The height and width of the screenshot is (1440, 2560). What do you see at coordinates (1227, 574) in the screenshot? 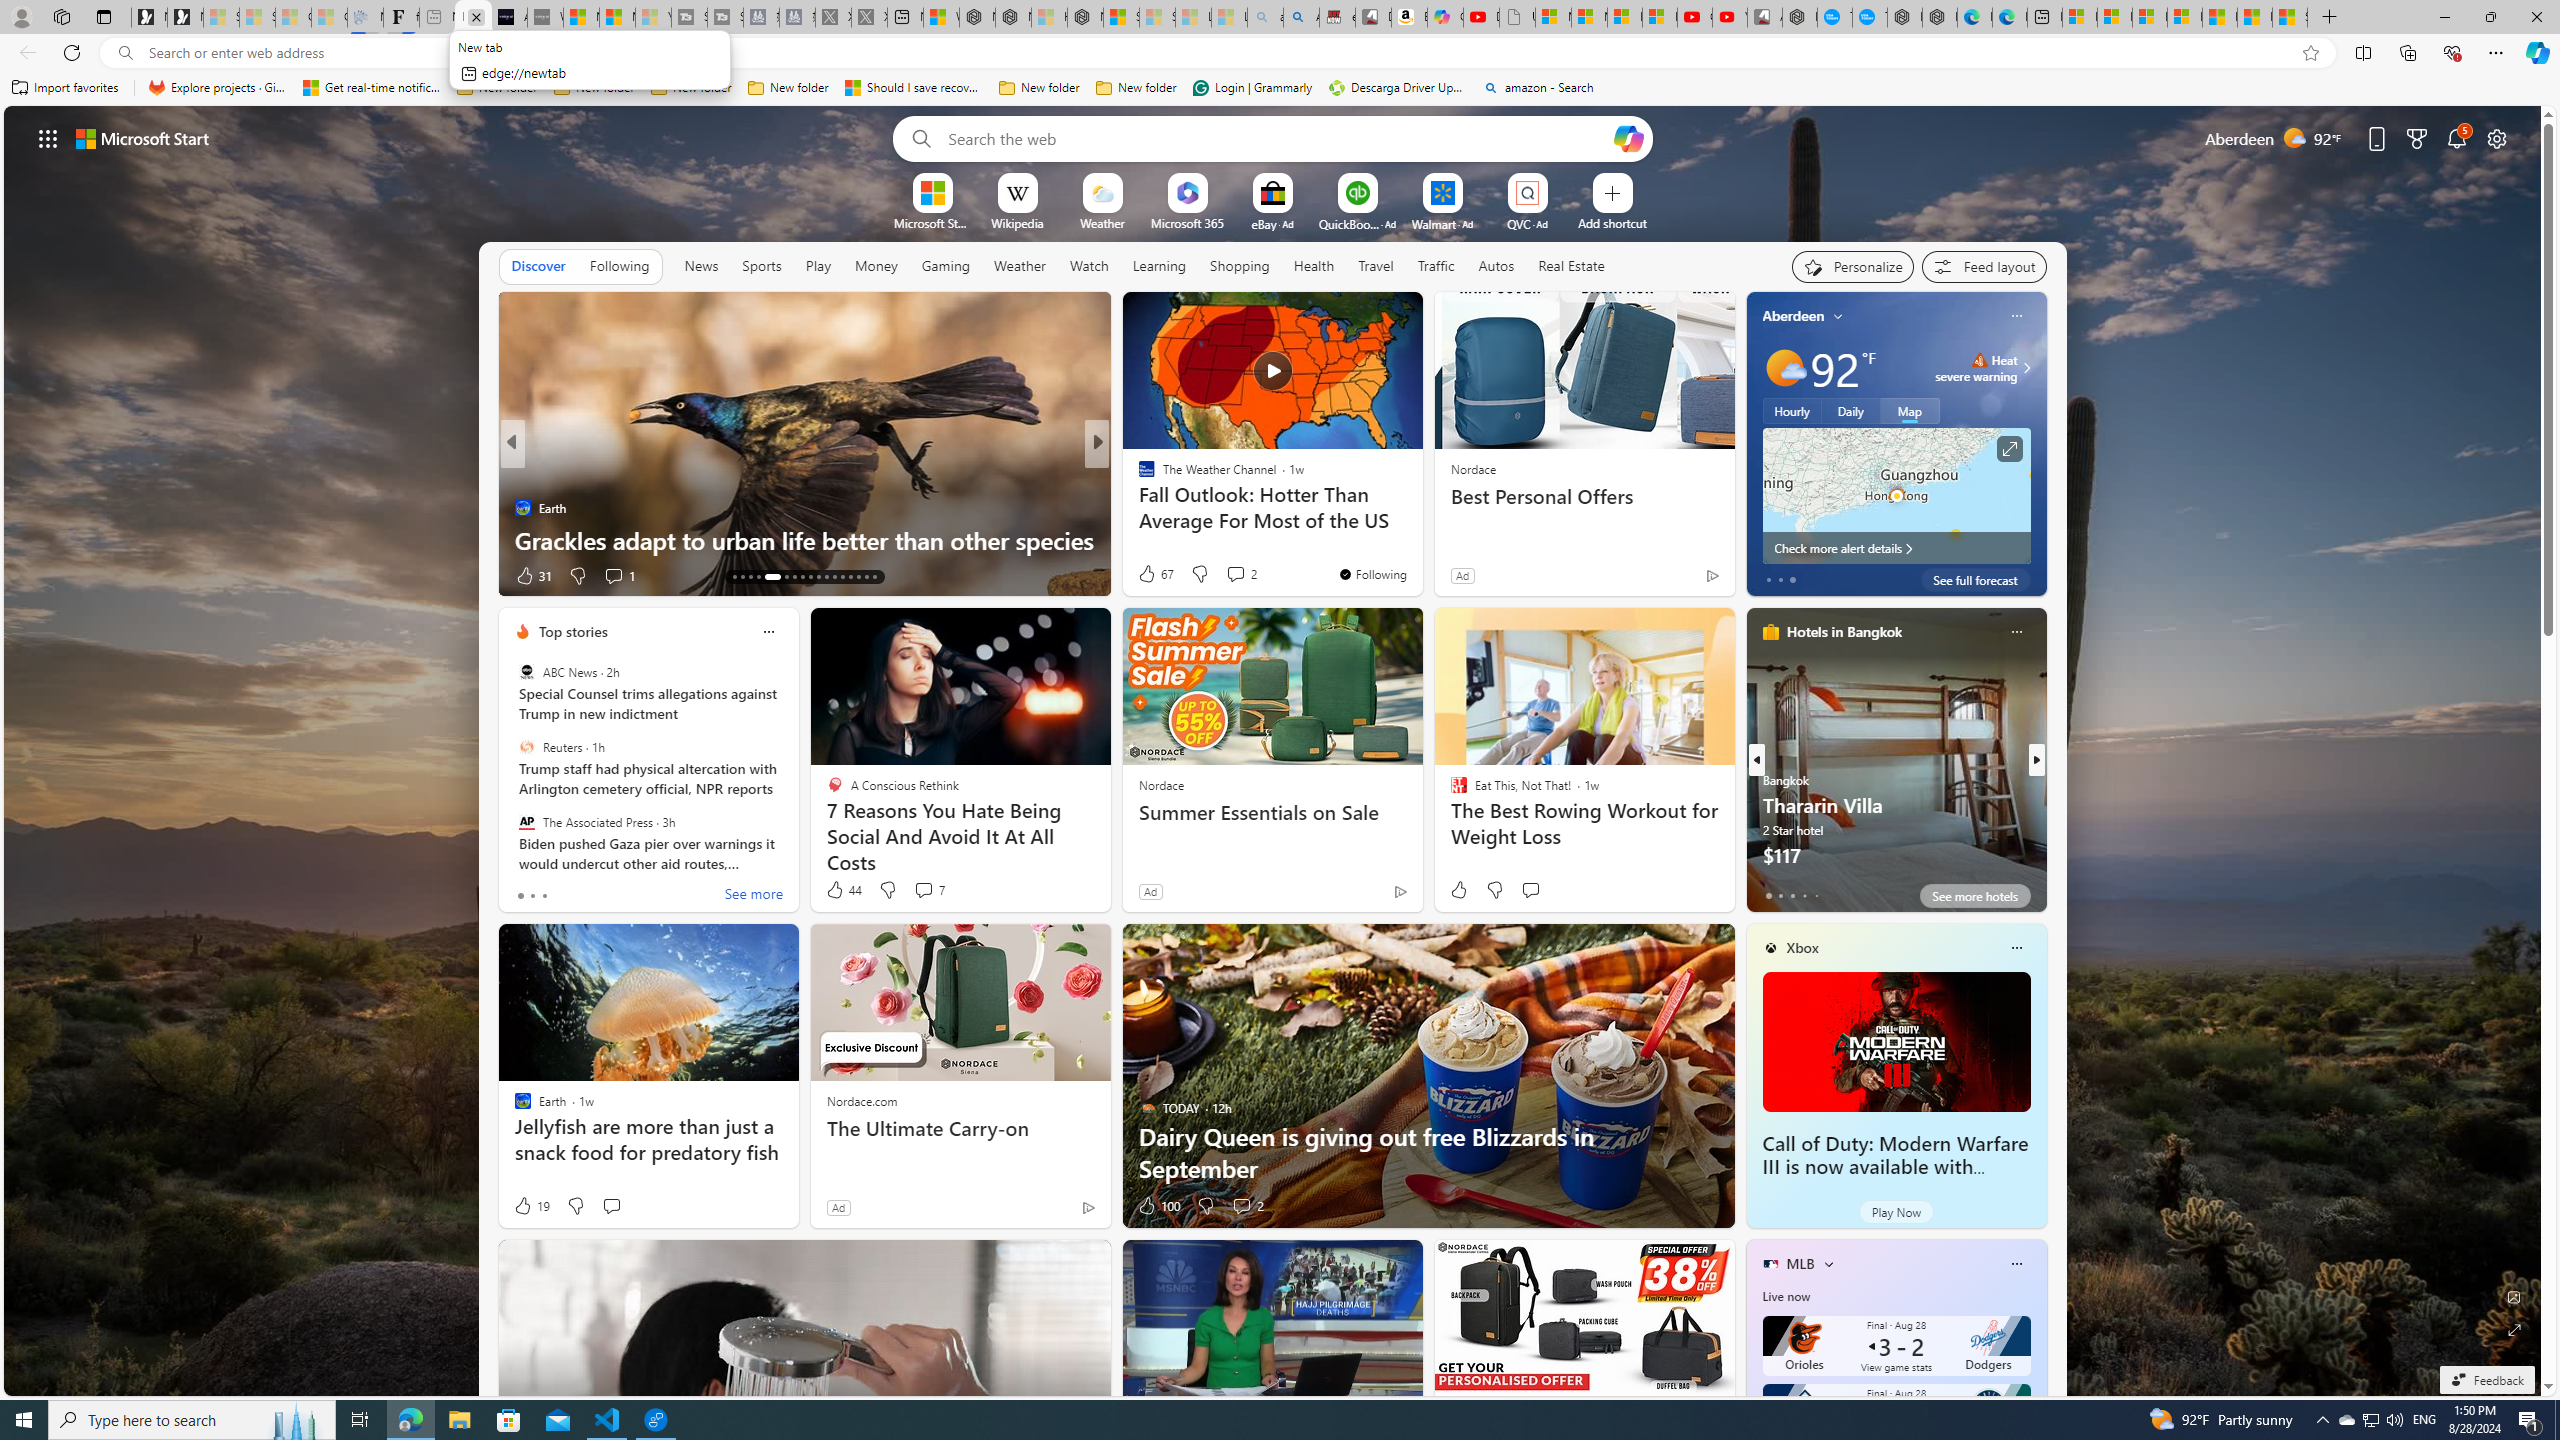
I see `'View comments 4 Comment'` at bounding box center [1227, 574].